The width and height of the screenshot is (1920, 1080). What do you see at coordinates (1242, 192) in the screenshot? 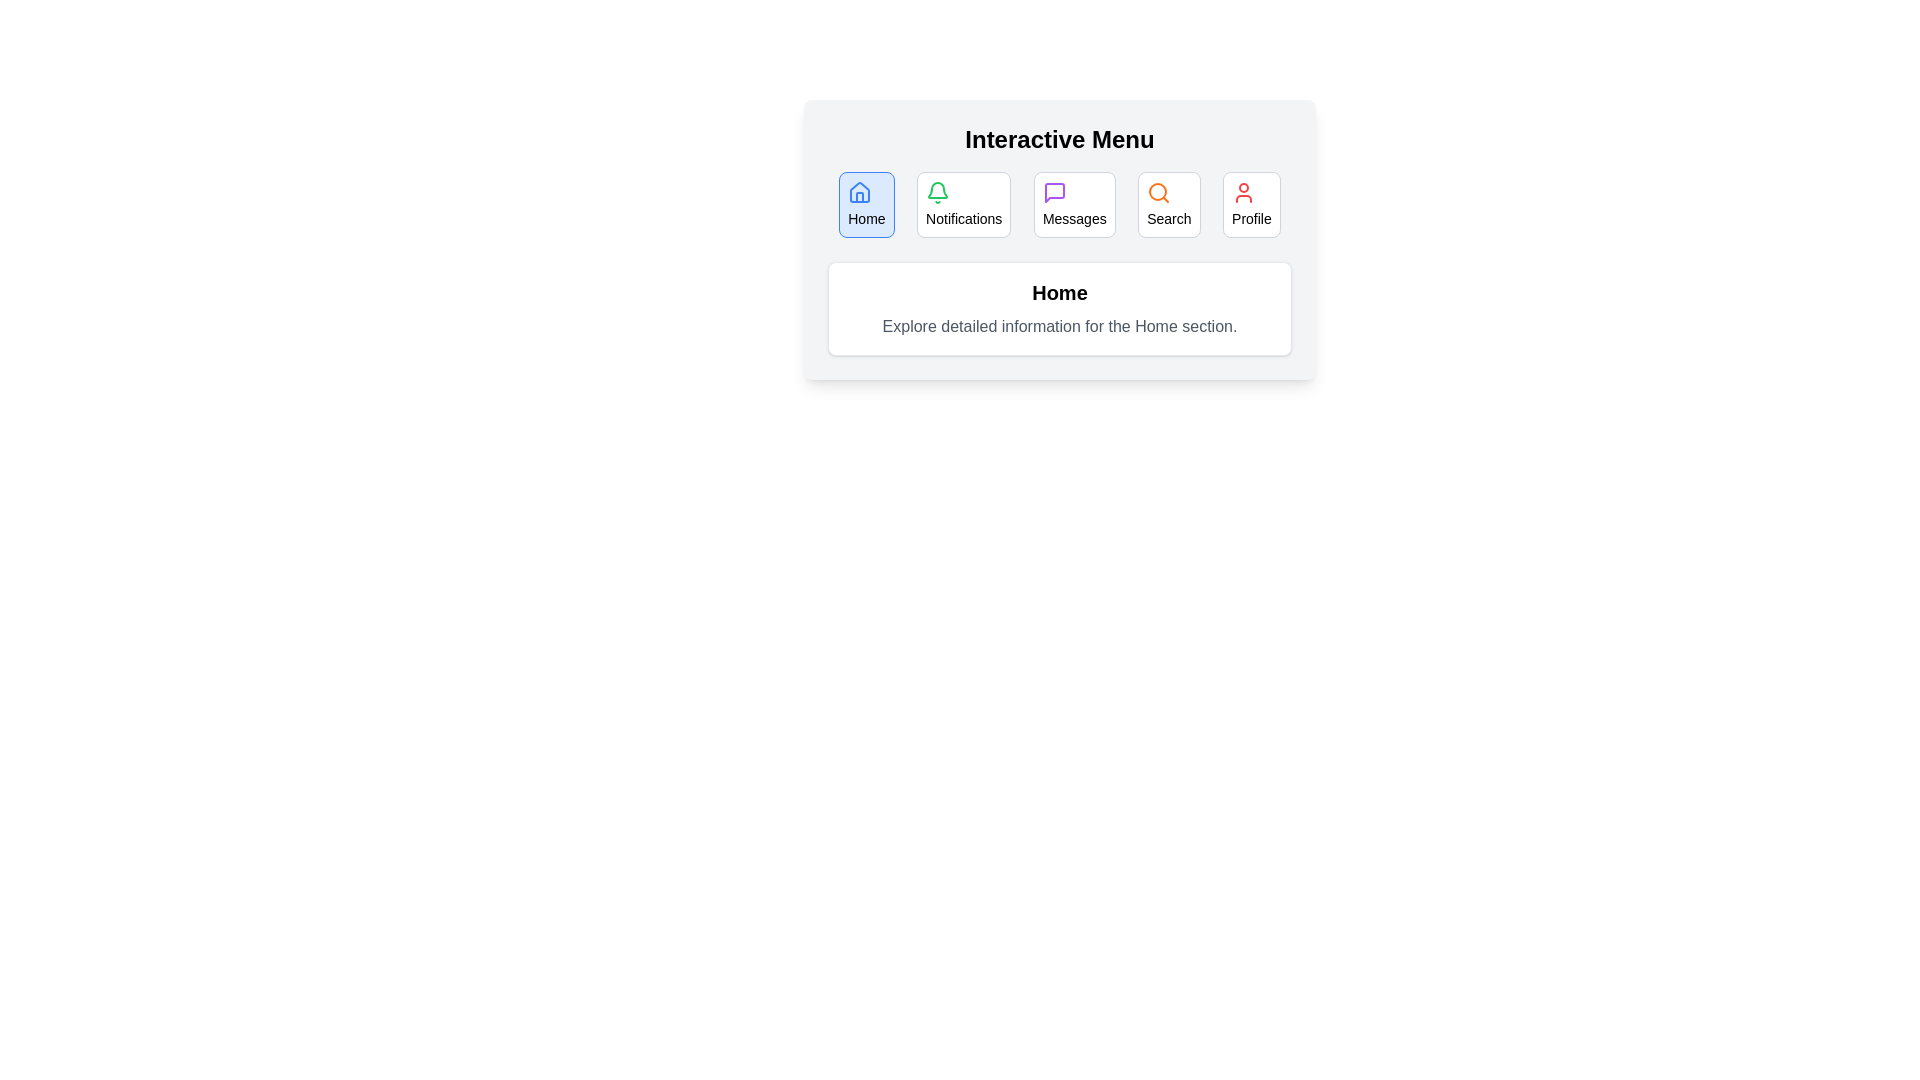
I see `the 'Profile' icon located at the far-right side of the interactive menu` at bounding box center [1242, 192].